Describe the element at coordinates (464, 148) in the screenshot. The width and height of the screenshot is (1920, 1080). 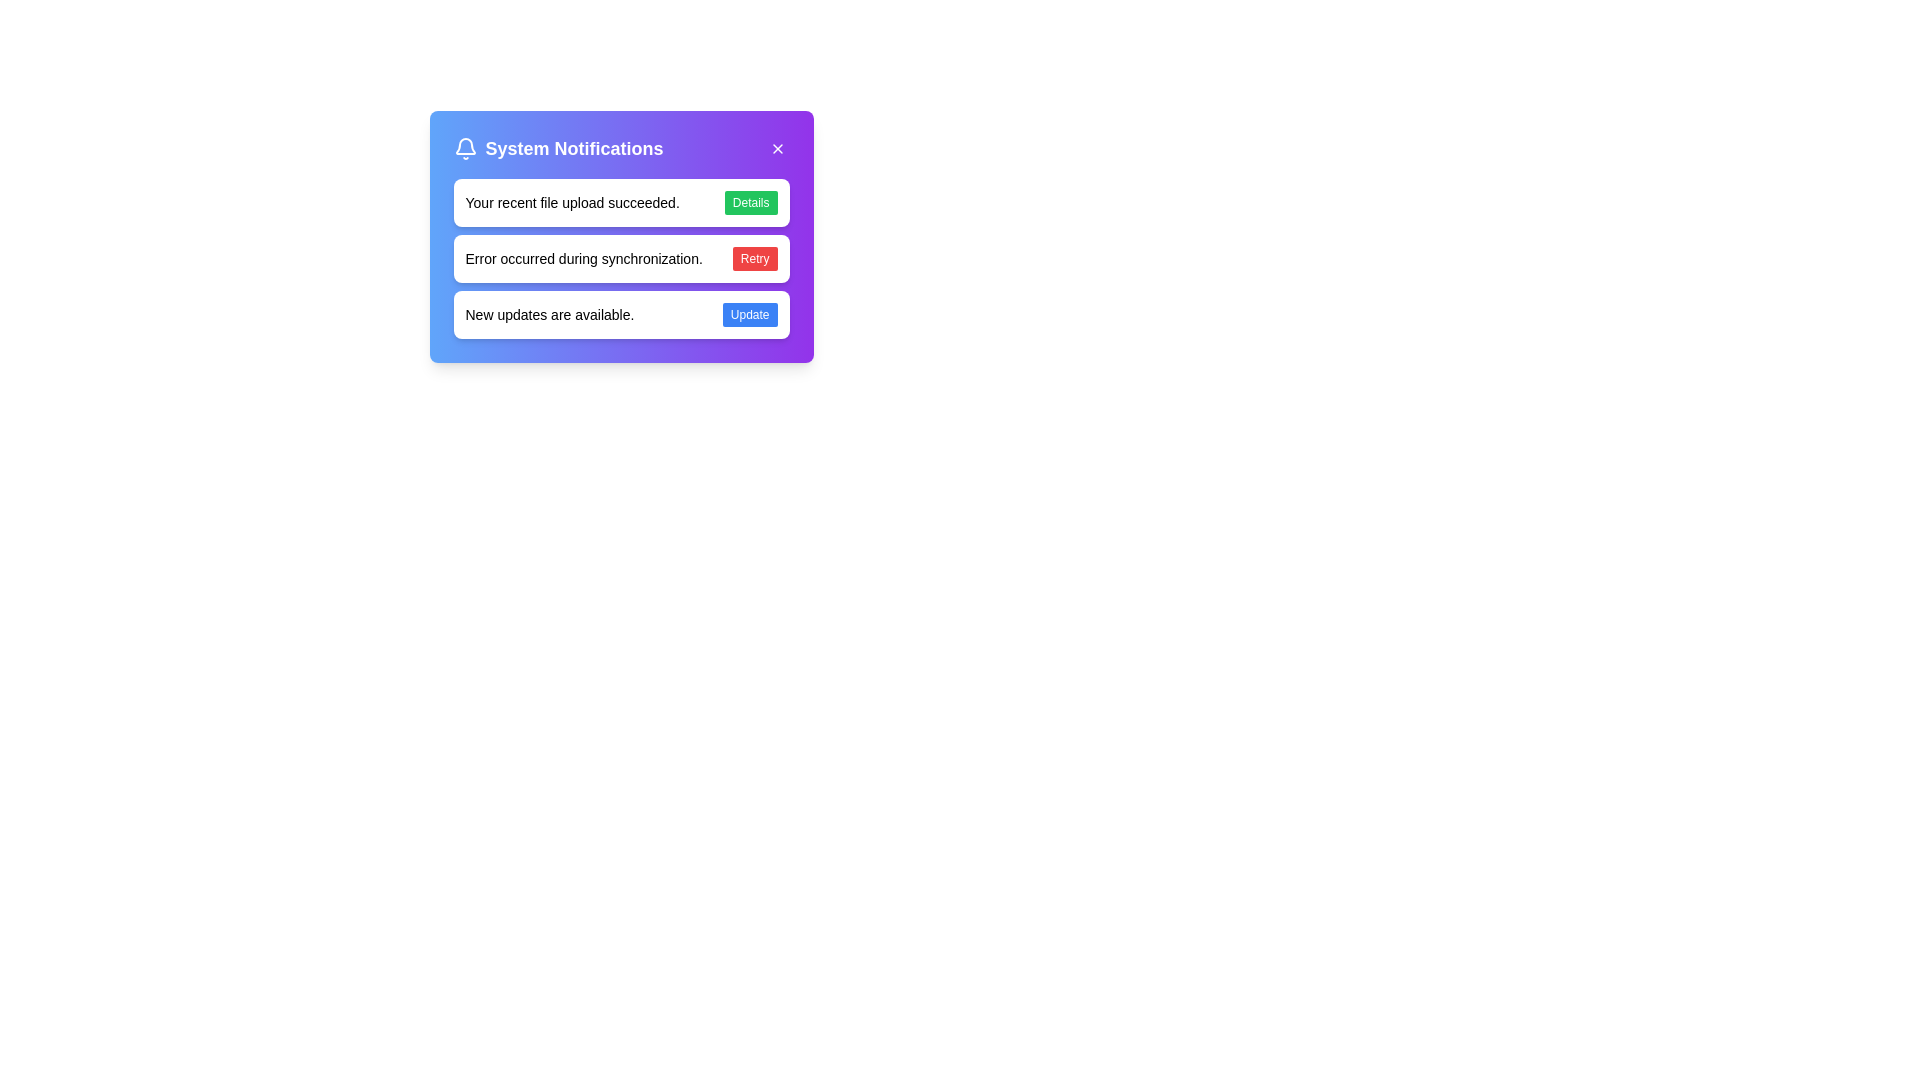
I see `the notification icon, which resembles a bell and is positioned to the left of the 'System Notifications' label in the upper-left section of the dialog box` at that location.